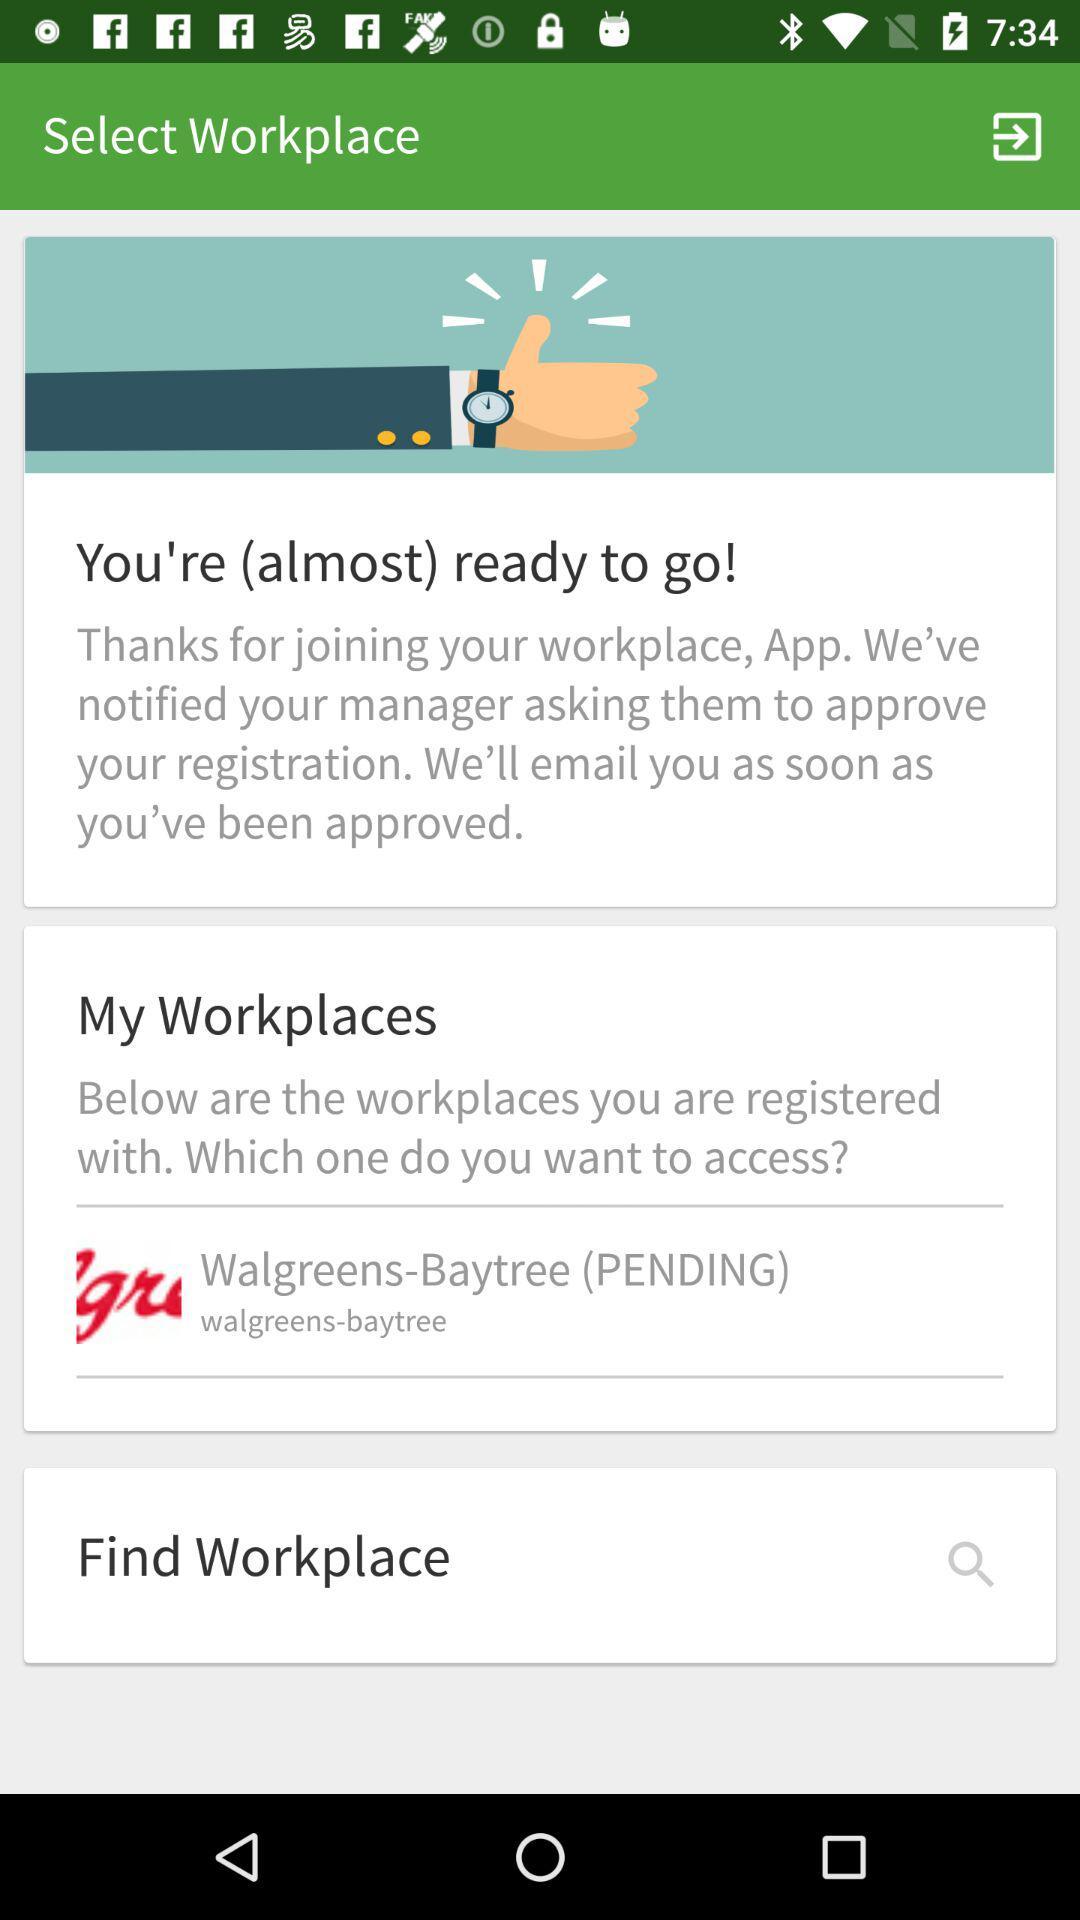  I want to click on item next to the select workplace item, so click(1017, 135).